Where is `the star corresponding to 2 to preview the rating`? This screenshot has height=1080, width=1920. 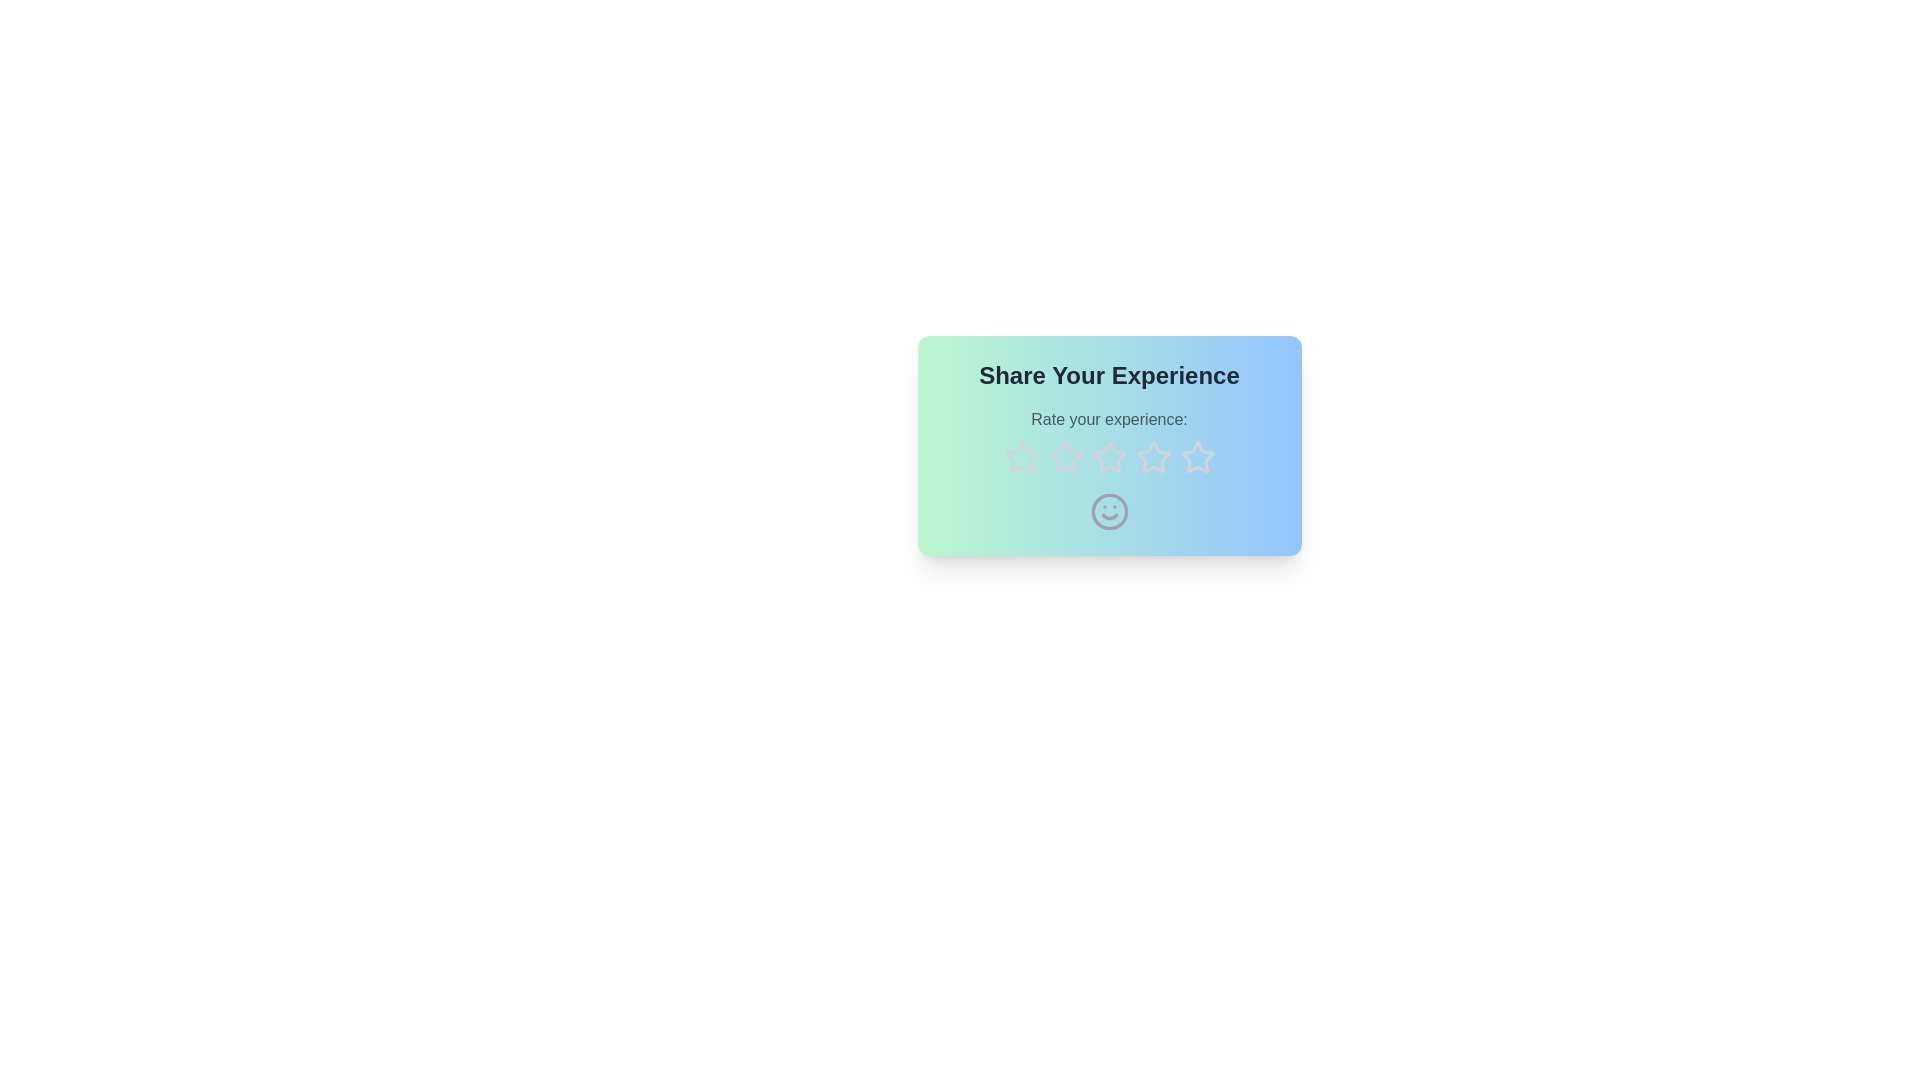 the star corresponding to 2 to preview the rating is located at coordinates (1064, 458).